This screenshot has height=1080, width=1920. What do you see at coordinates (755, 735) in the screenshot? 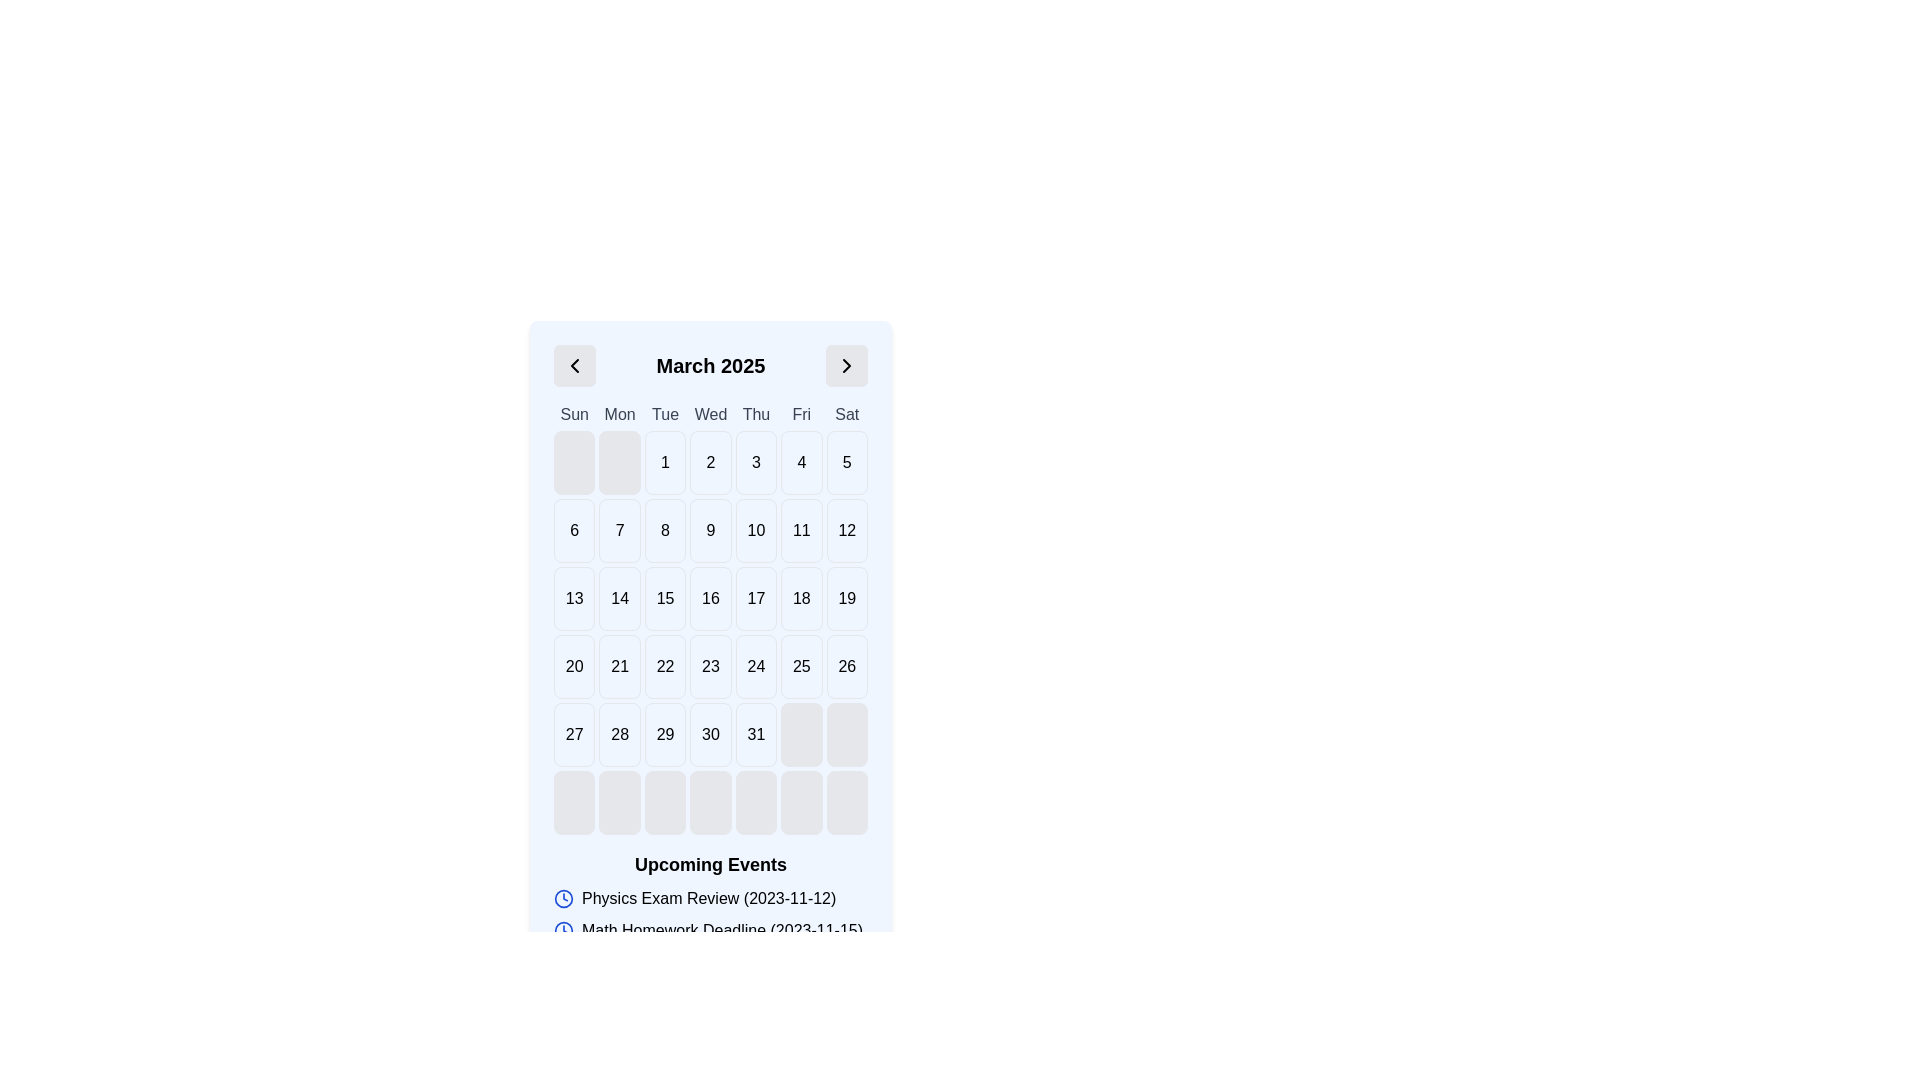
I see `the Date cell for March 31, 2025, located in the last row and fifth column of the calendar grid for accessibility navigation` at bounding box center [755, 735].